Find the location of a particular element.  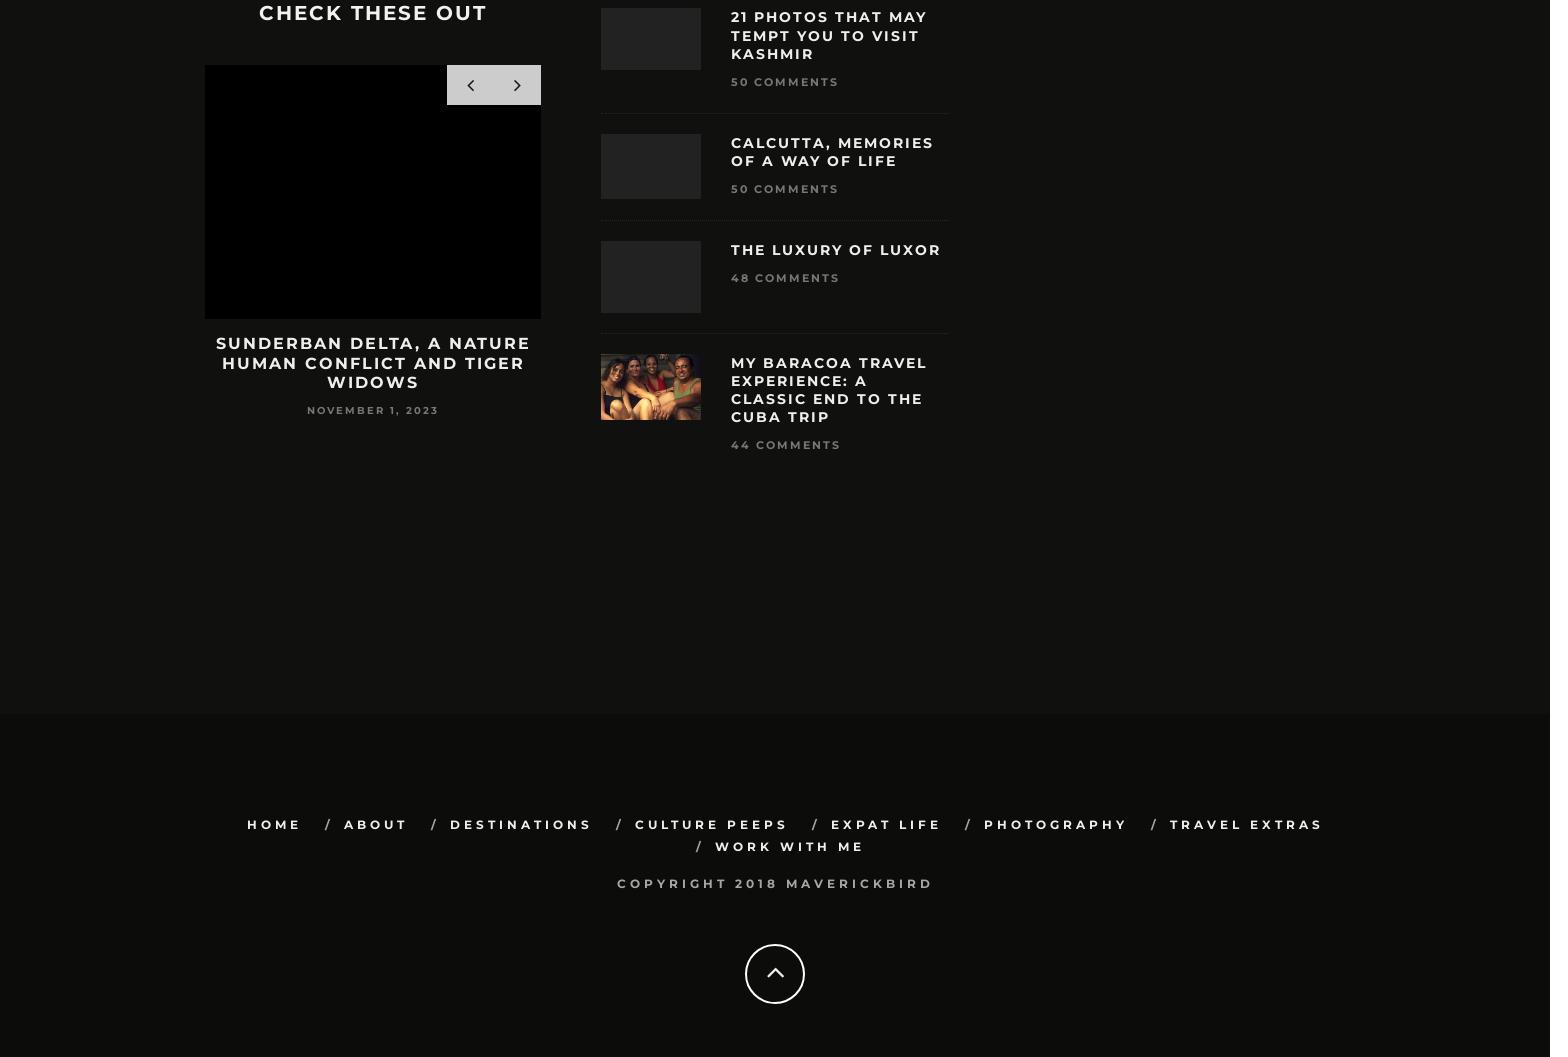

'Culture Peeps' is located at coordinates (710, 824).